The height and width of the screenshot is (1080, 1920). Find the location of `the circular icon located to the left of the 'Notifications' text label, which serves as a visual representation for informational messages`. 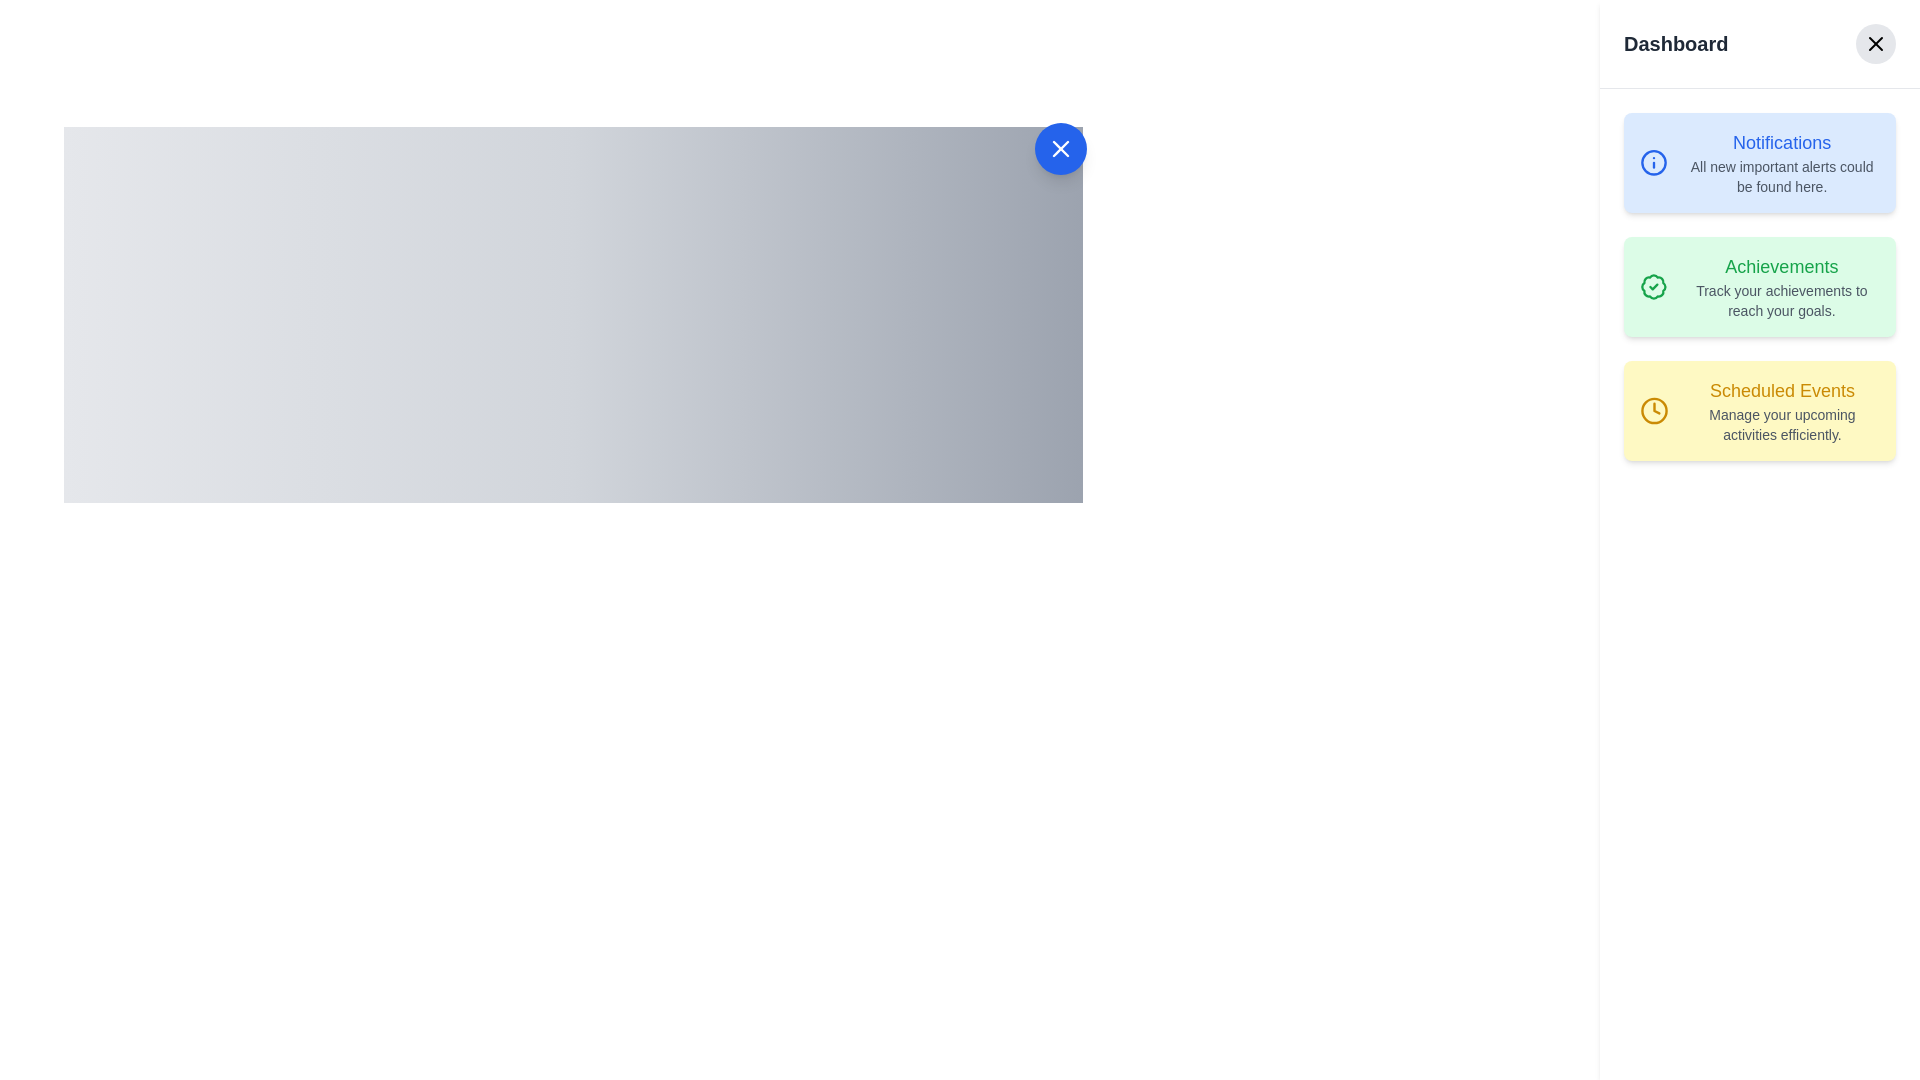

the circular icon located to the left of the 'Notifications' text label, which serves as a visual representation for informational messages is located at coordinates (1654, 161).